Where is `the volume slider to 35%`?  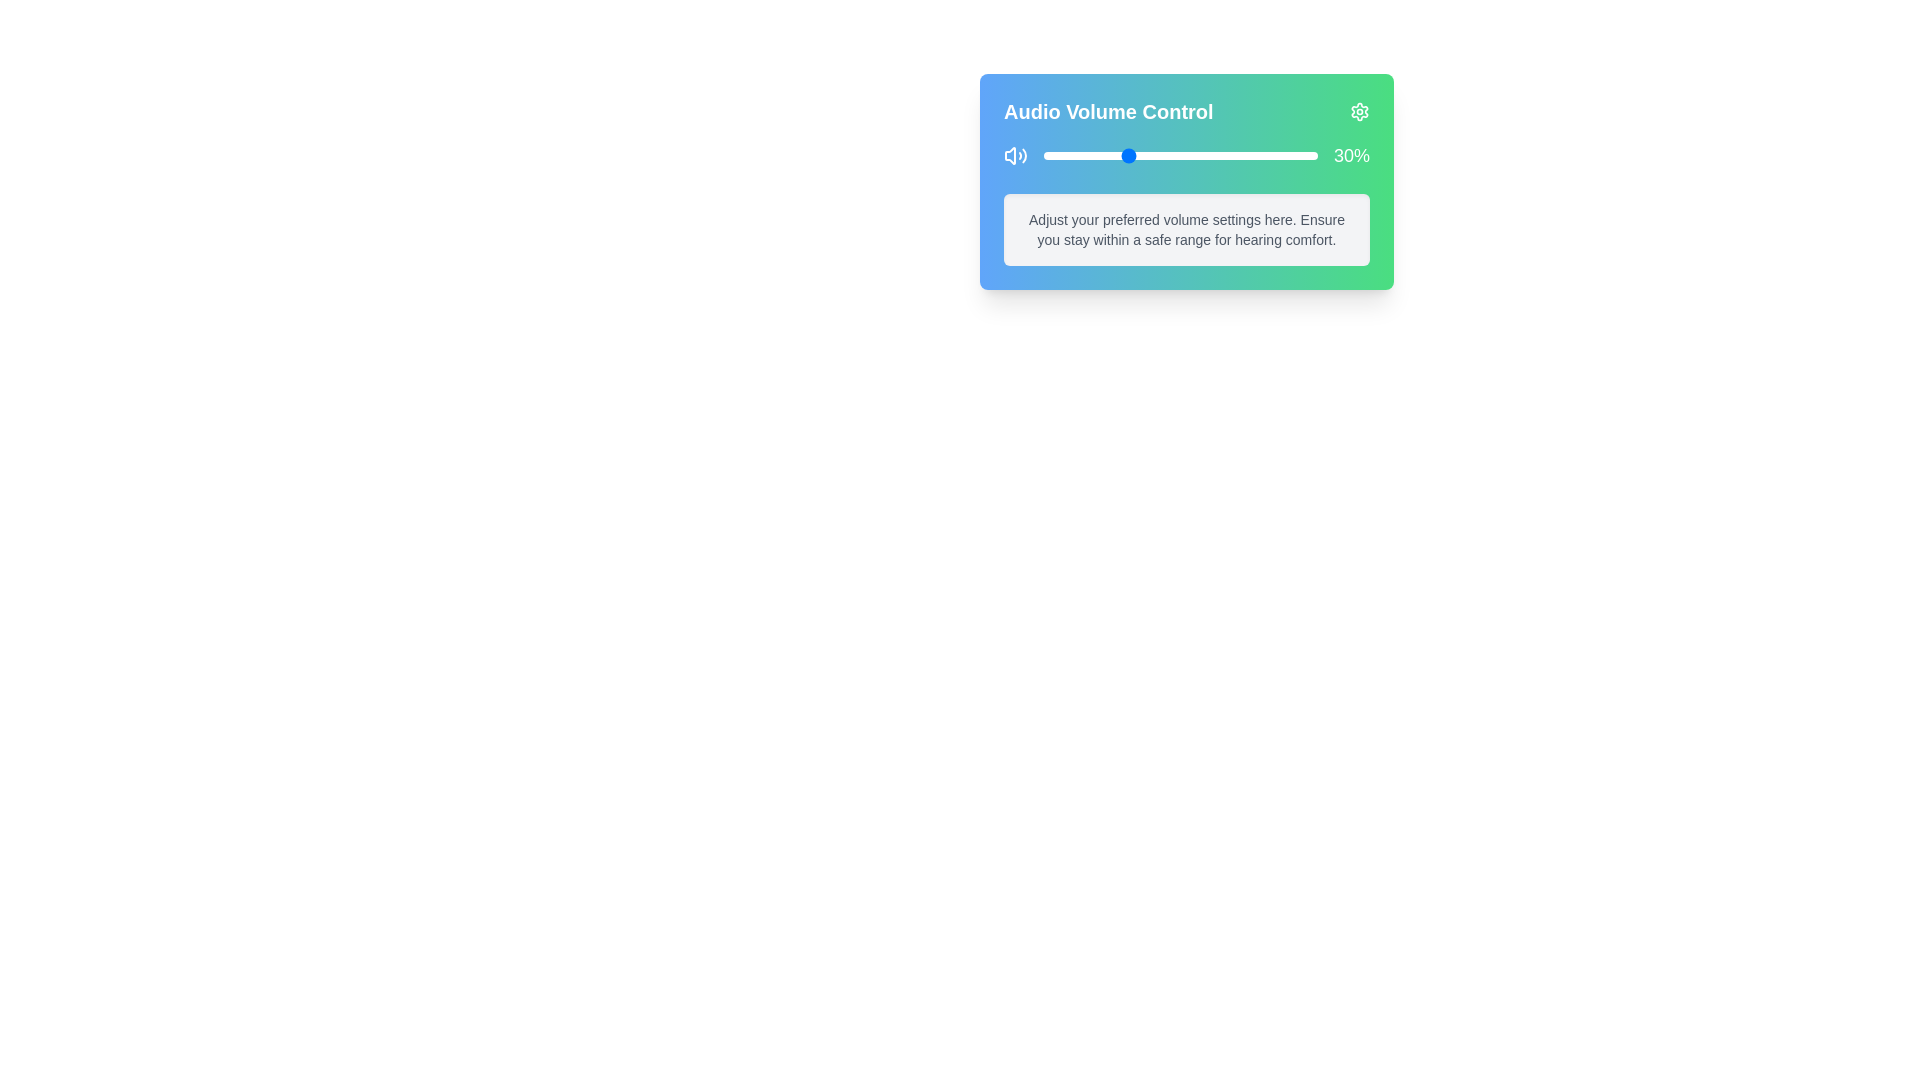 the volume slider to 35% is located at coordinates (1139, 154).